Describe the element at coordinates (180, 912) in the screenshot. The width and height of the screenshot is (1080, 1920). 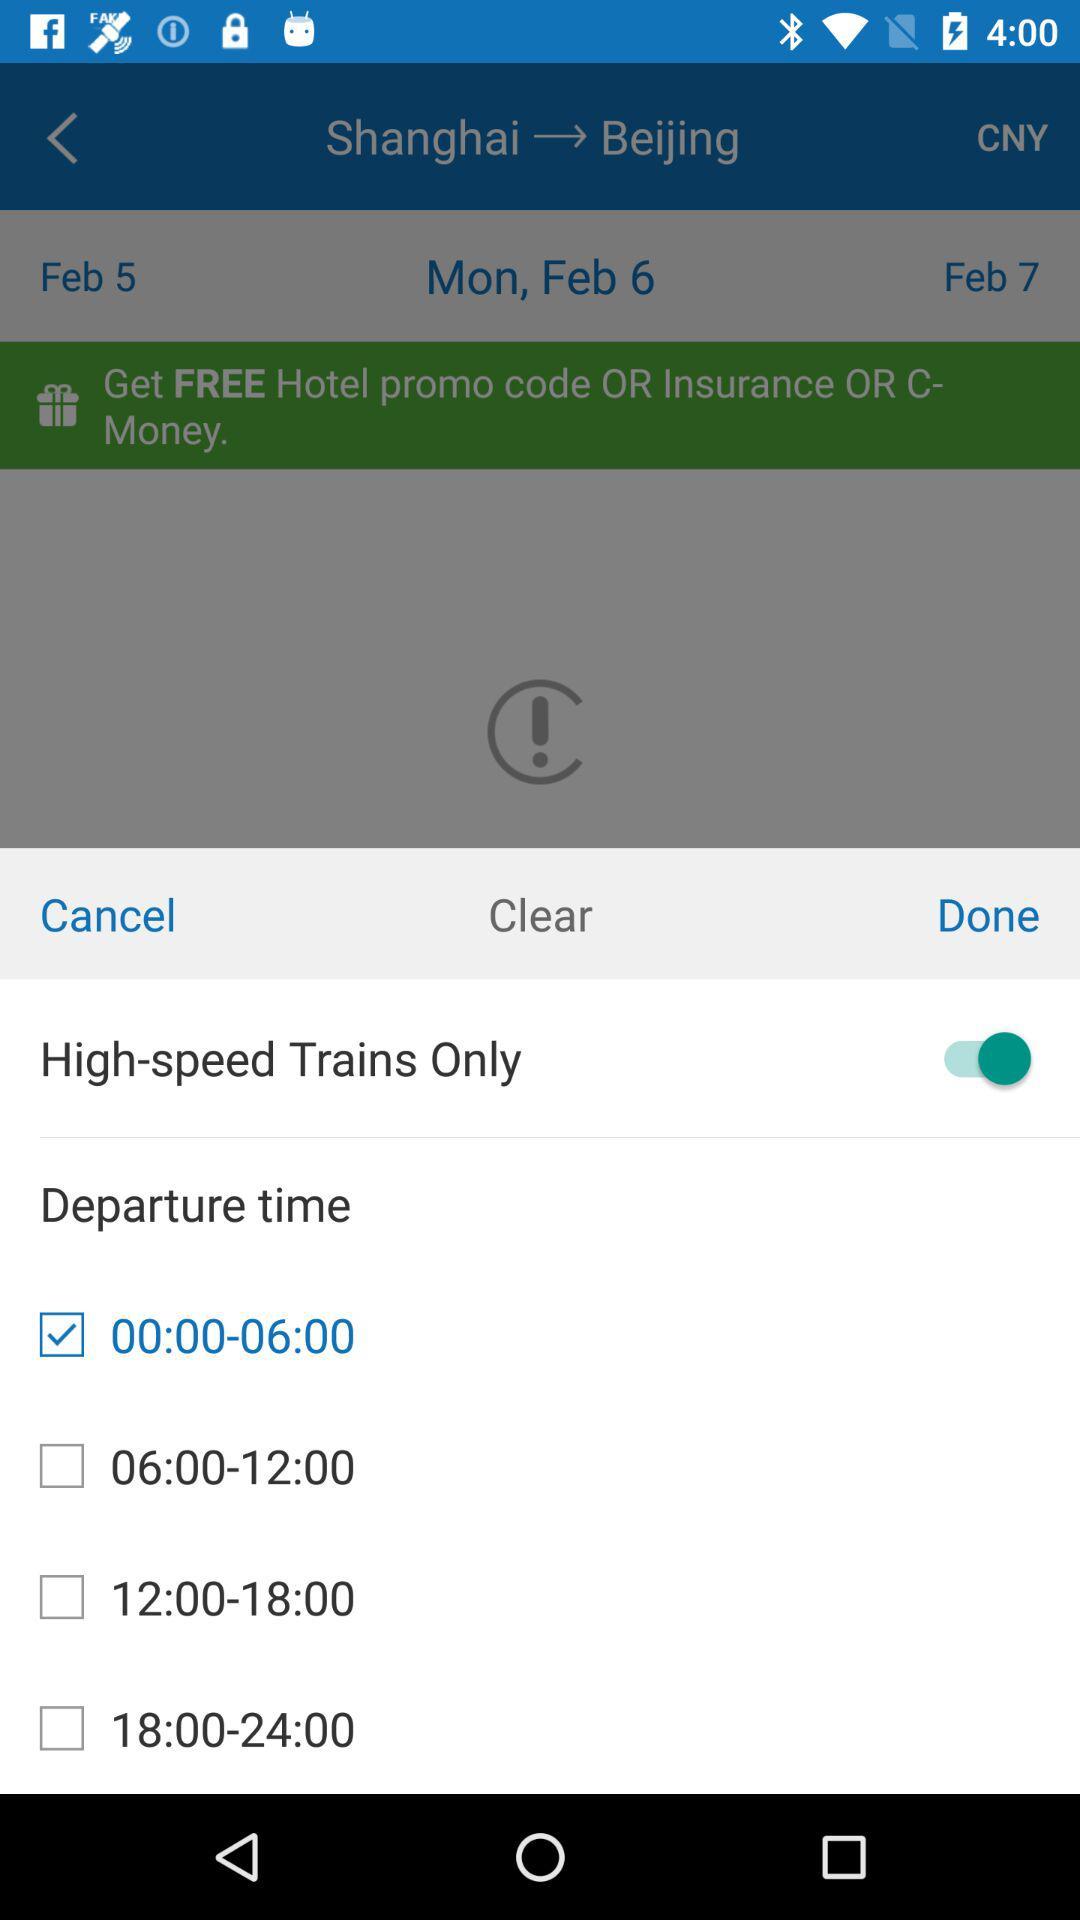
I see `item next to clear item` at that location.